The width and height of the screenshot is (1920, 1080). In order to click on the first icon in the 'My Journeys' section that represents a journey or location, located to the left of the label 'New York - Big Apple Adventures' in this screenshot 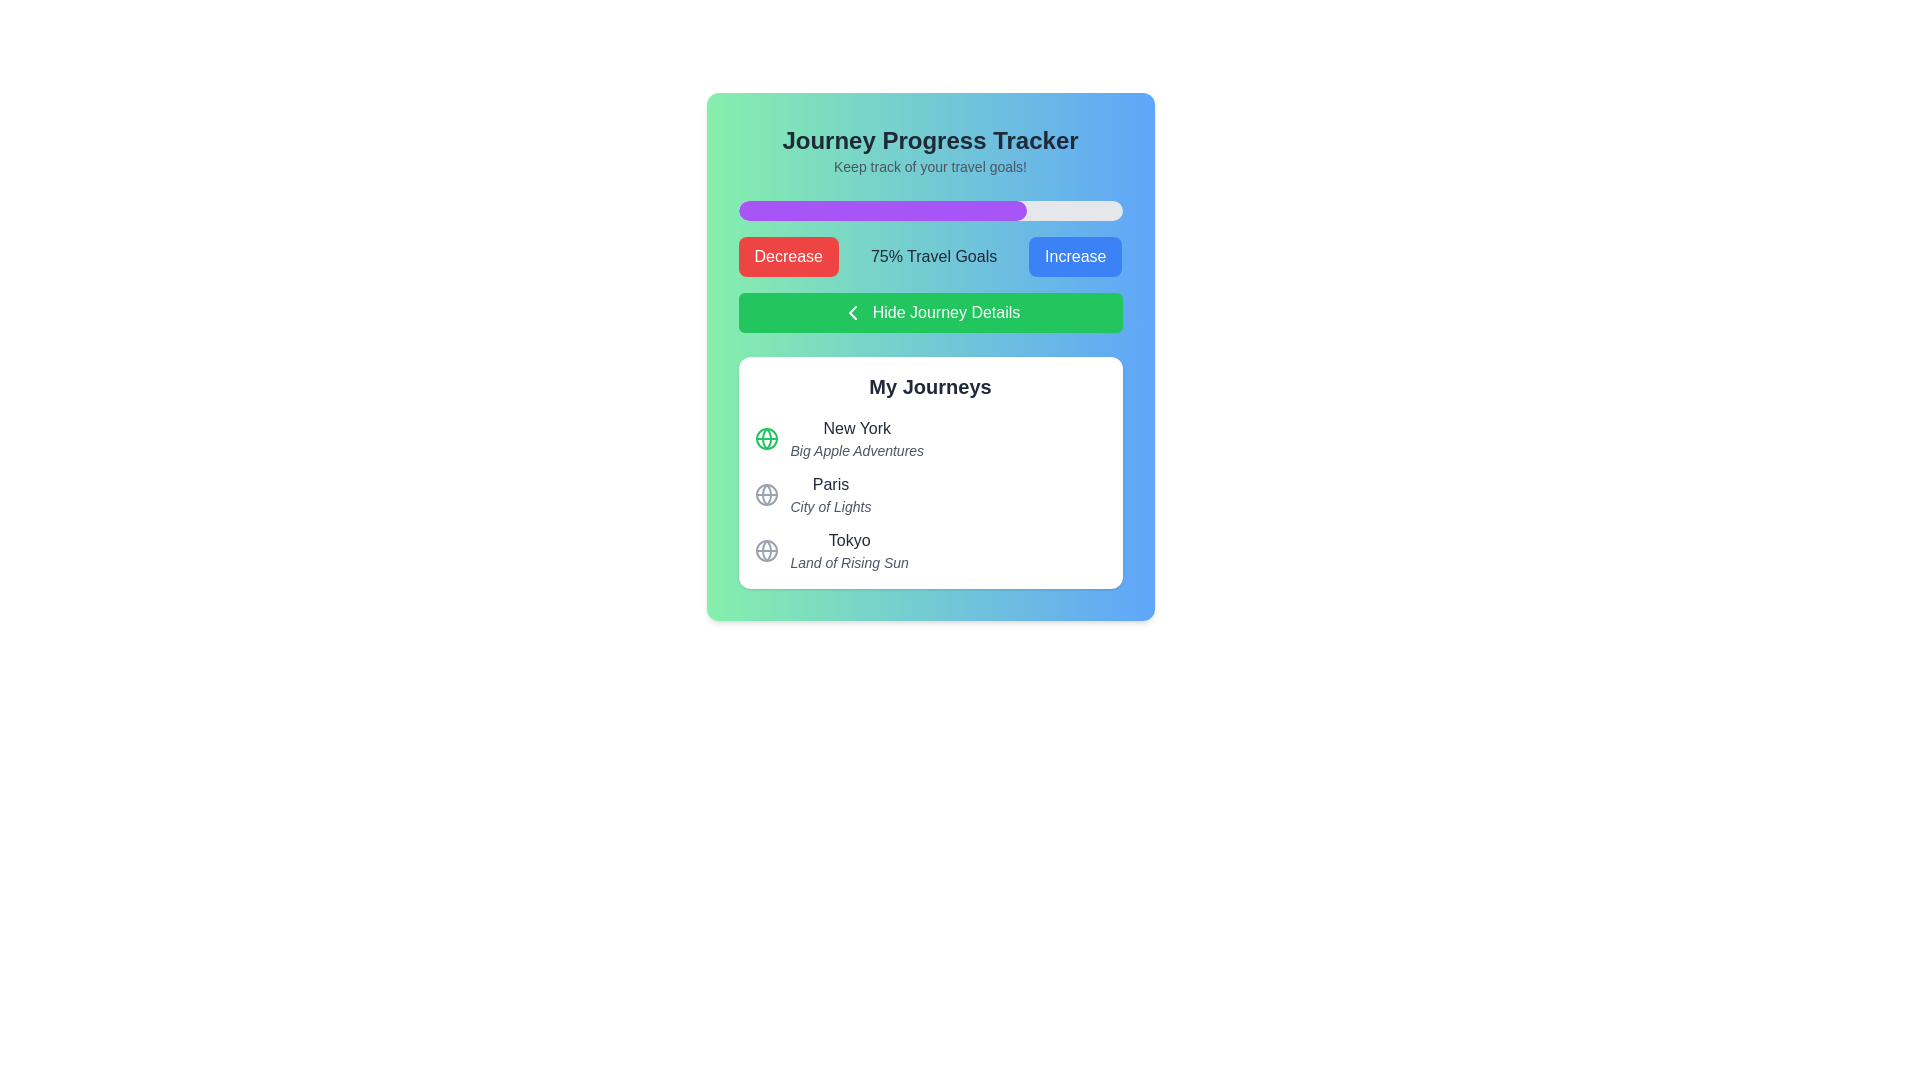, I will do `click(765, 438)`.